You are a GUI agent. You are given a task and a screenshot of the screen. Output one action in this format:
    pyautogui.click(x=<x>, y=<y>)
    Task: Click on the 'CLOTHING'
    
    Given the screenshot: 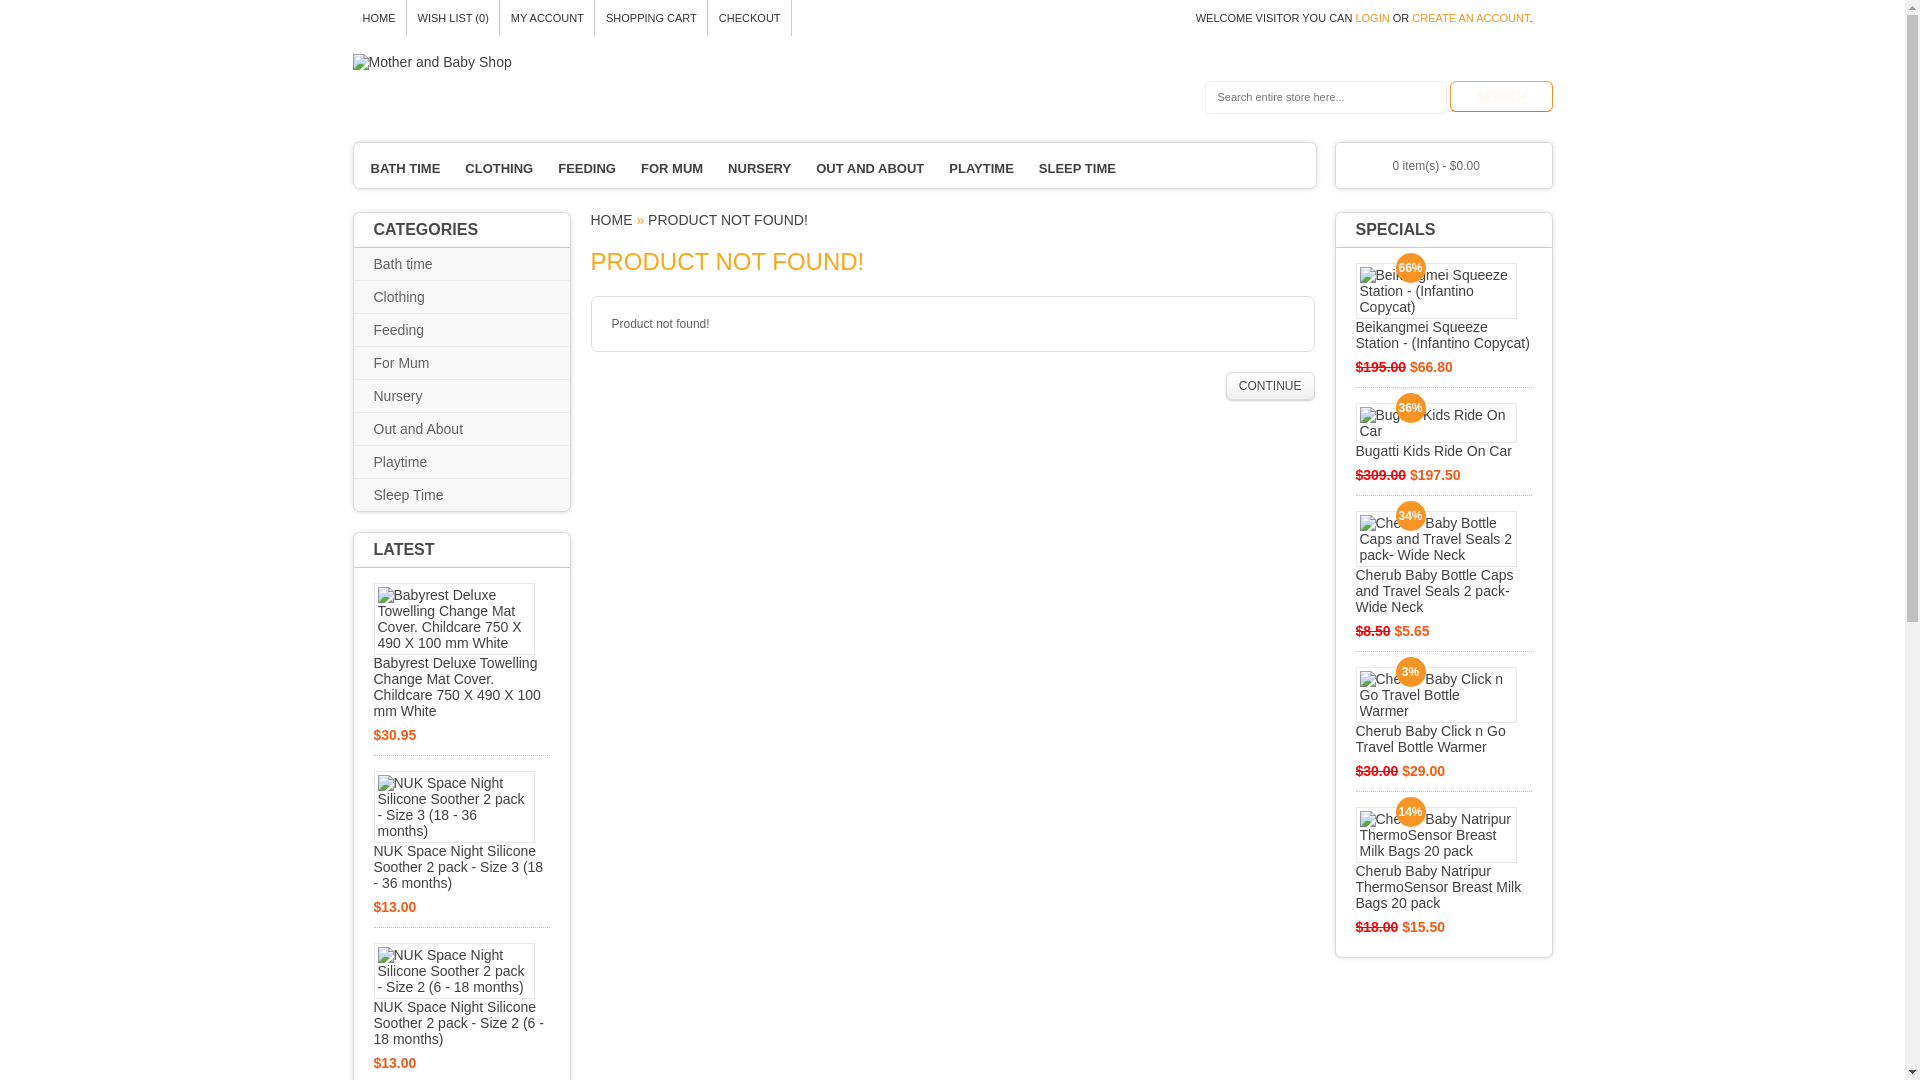 What is the action you would take?
    pyautogui.click(x=499, y=168)
    